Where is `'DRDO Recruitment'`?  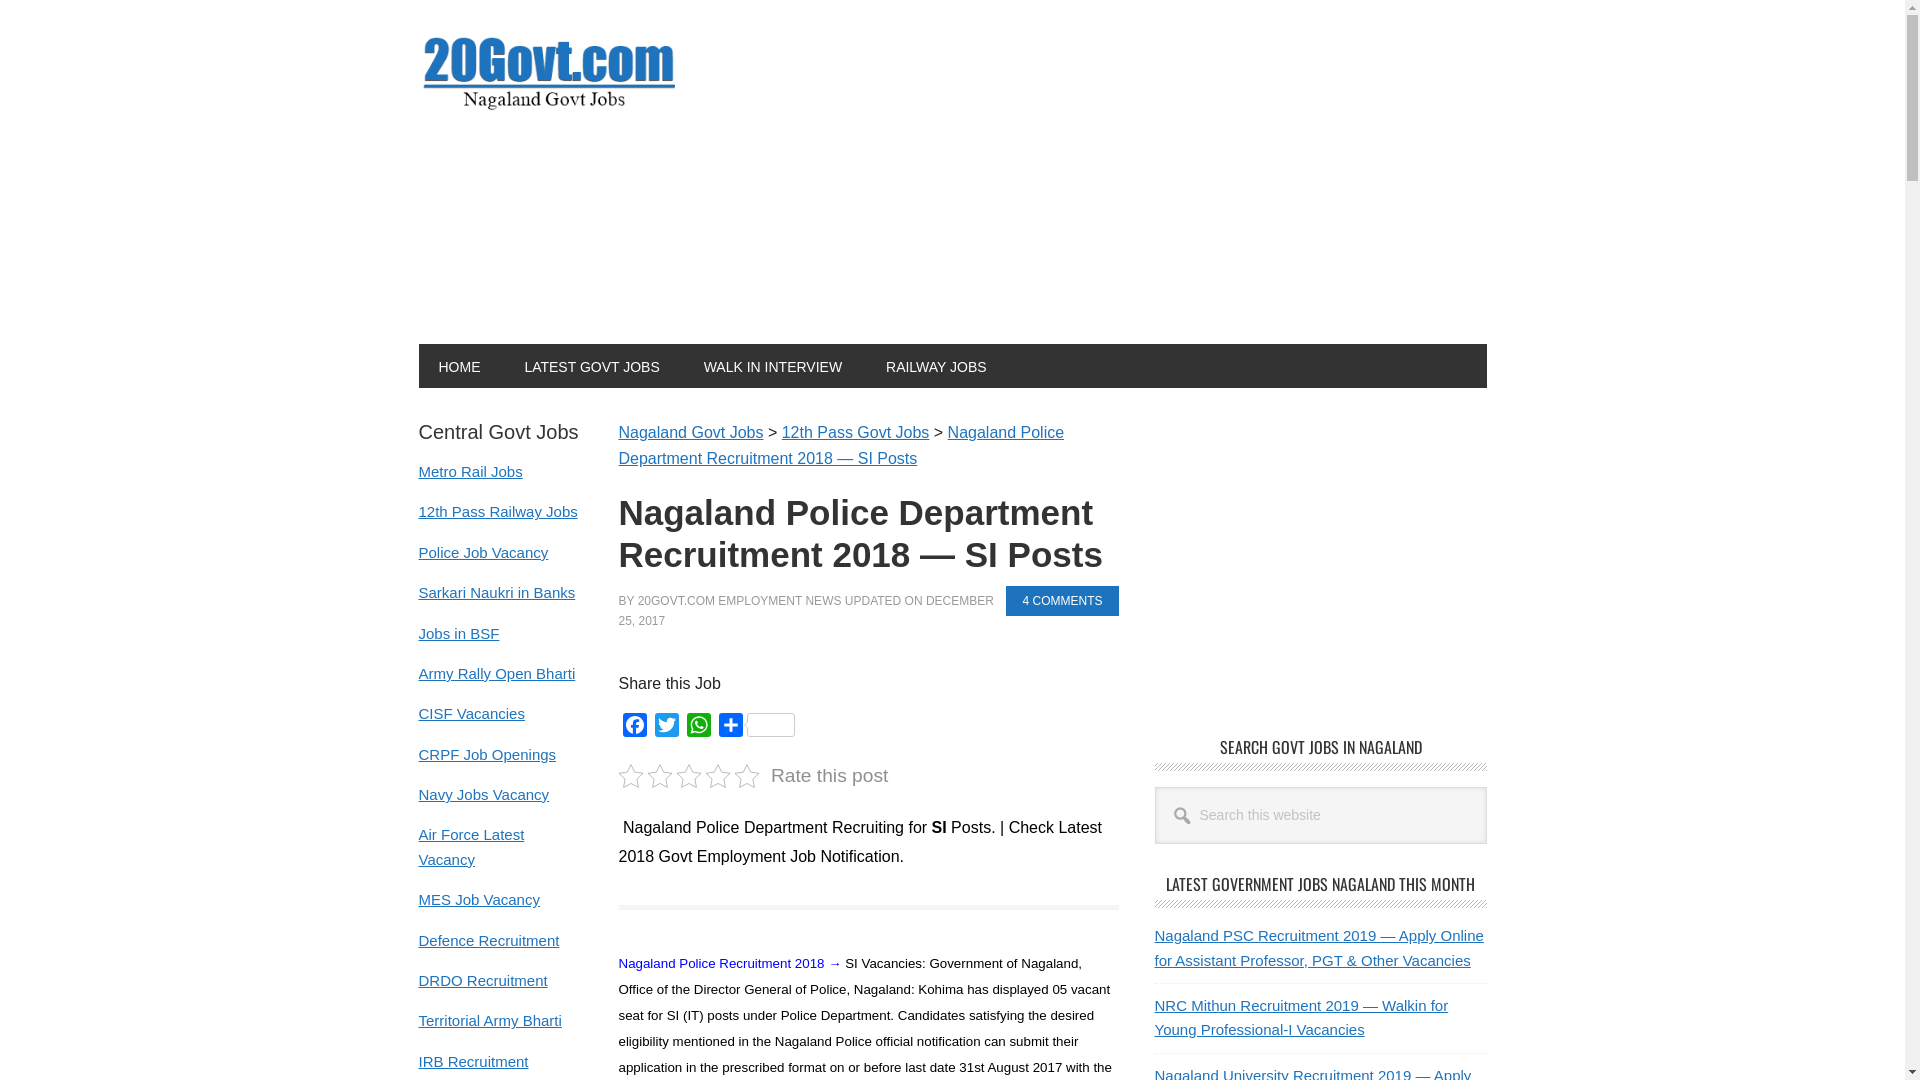
'DRDO Recruitment' is located at coordinates (416, 979).